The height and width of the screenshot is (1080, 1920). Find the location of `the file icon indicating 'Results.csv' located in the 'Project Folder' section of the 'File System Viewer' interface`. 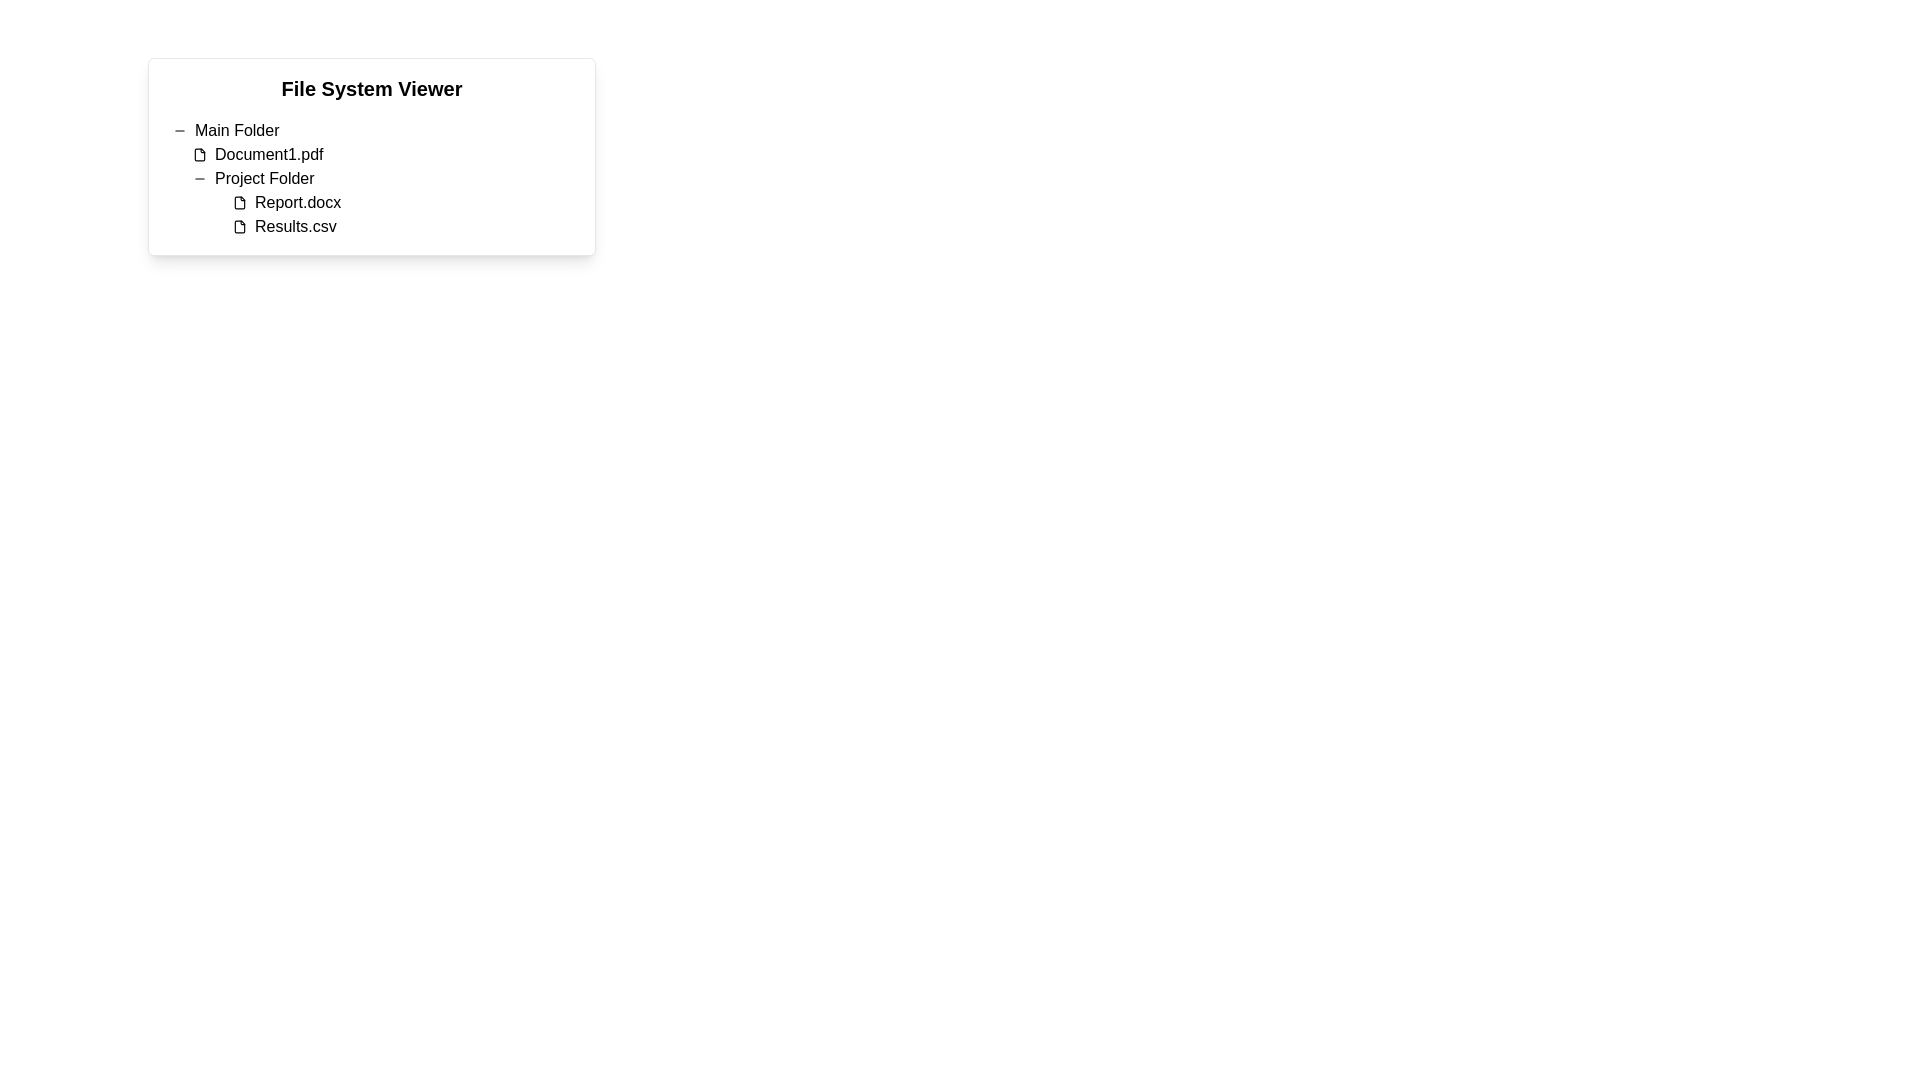

the file icon indicating 'Results.csv' located in the 'Project Folder' section of the 'File System Viewer' interface is located at coordinates (240, 226).